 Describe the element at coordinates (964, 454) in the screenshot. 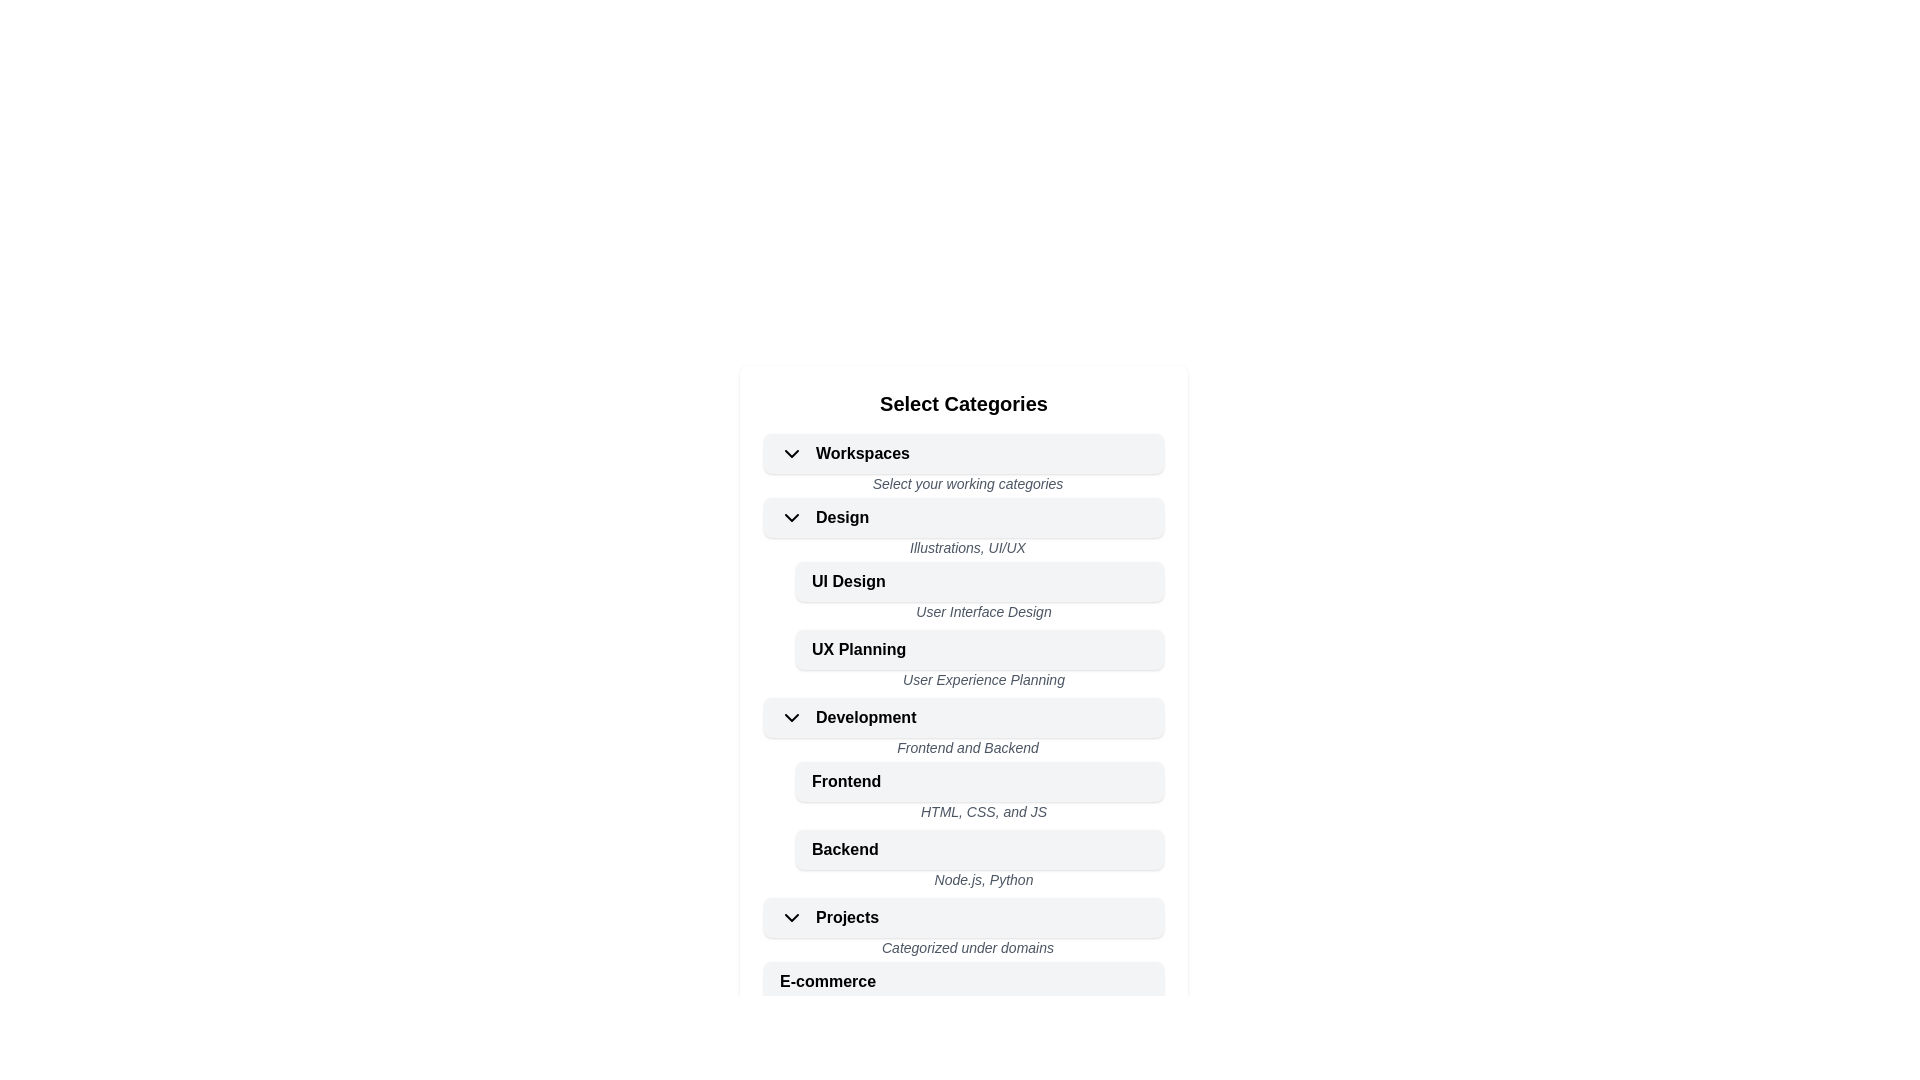

I see `the toggle button for the 'Workspaces' section, located under 'Select Categories'` at that location.